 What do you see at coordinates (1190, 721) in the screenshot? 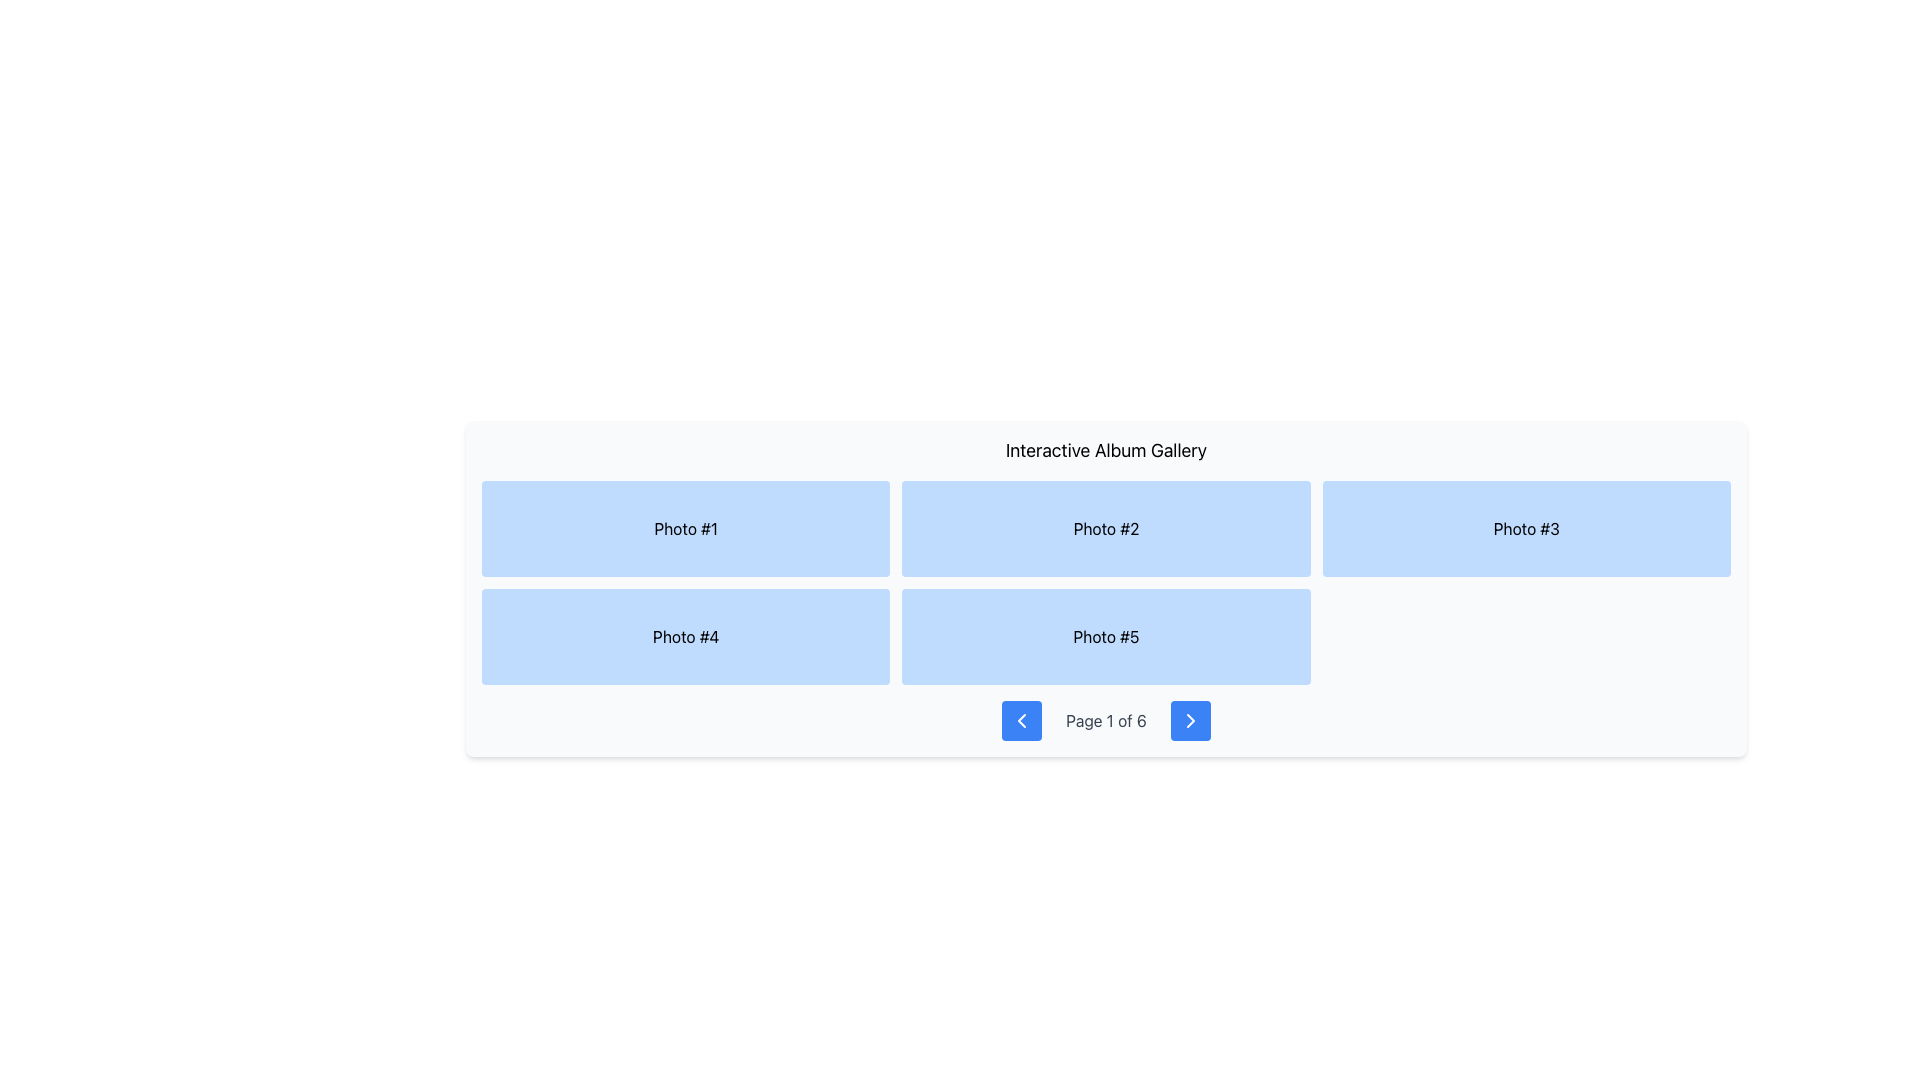
I see `the rightward-facing arrow icon inside the blue circular button located on the far right of the lower navigation bar` at bounding box center [1190, 721].